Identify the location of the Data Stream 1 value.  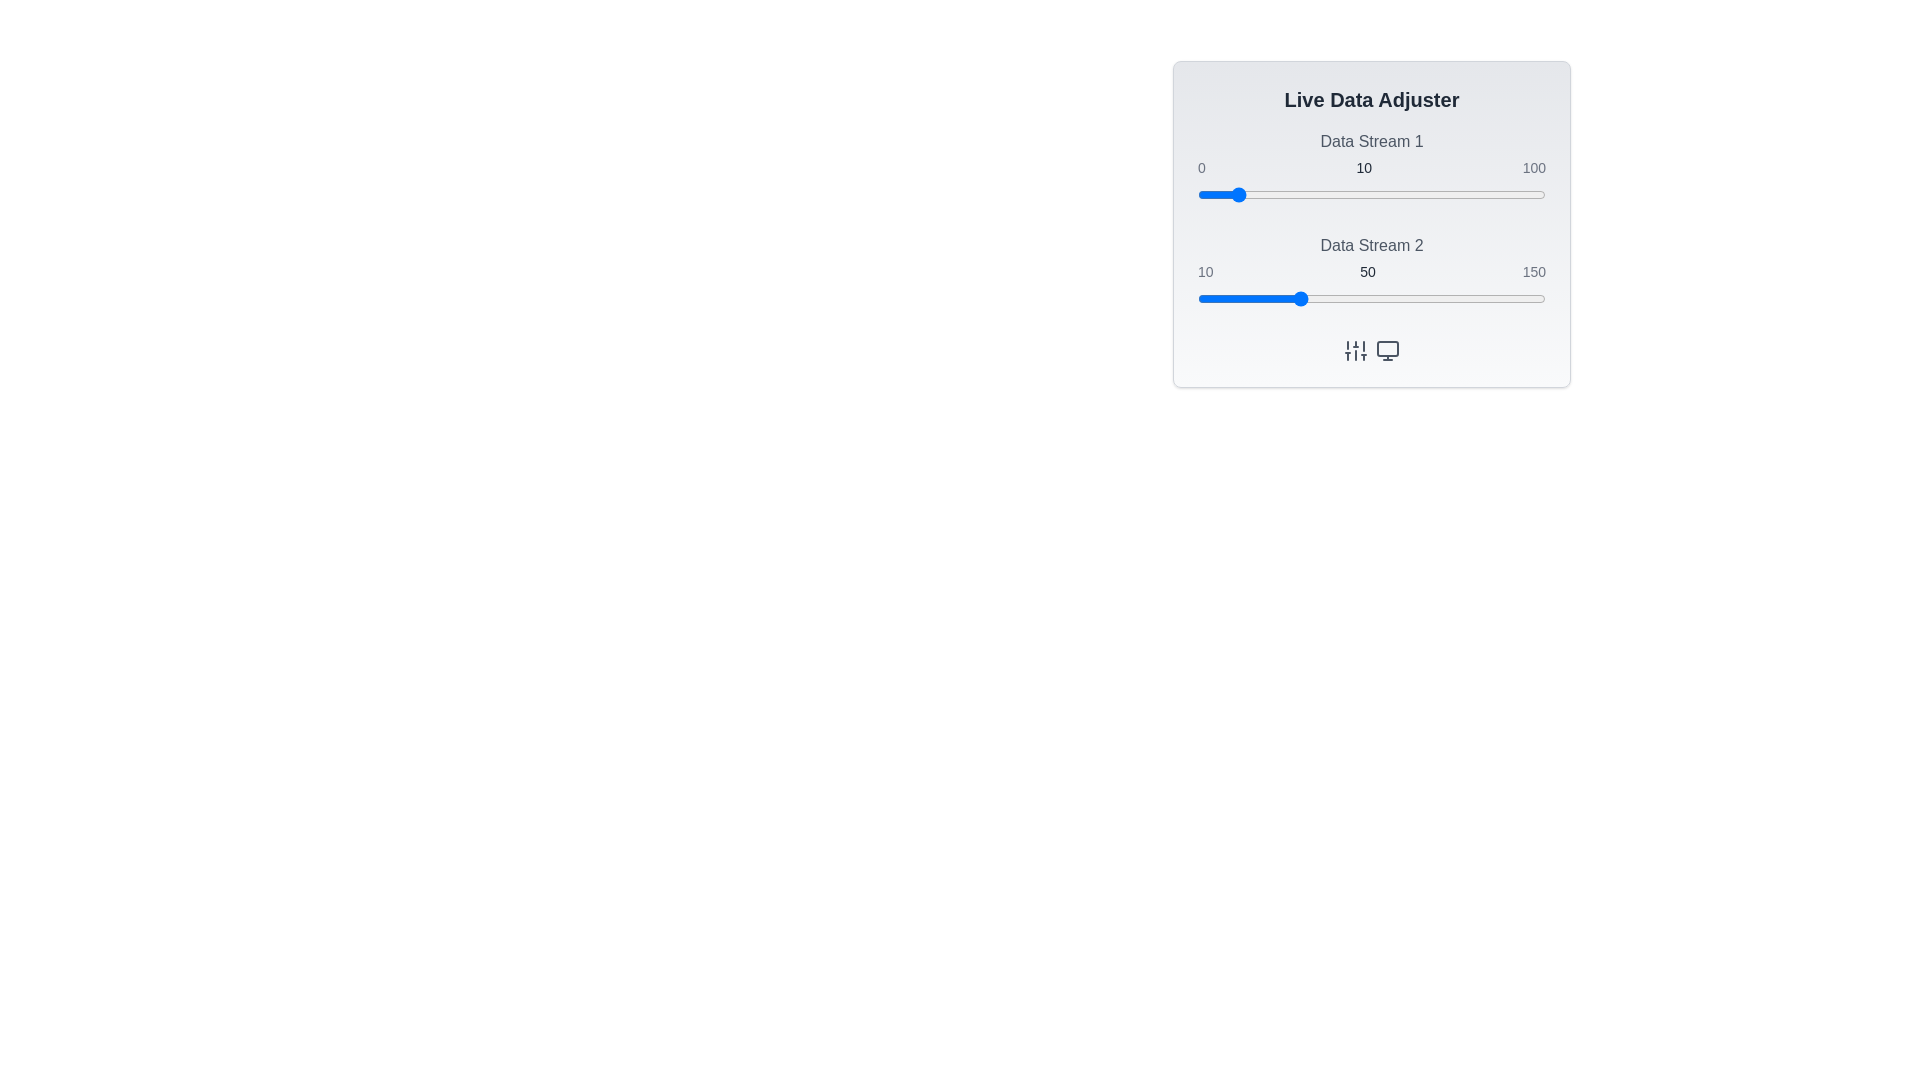
(1497, 195).